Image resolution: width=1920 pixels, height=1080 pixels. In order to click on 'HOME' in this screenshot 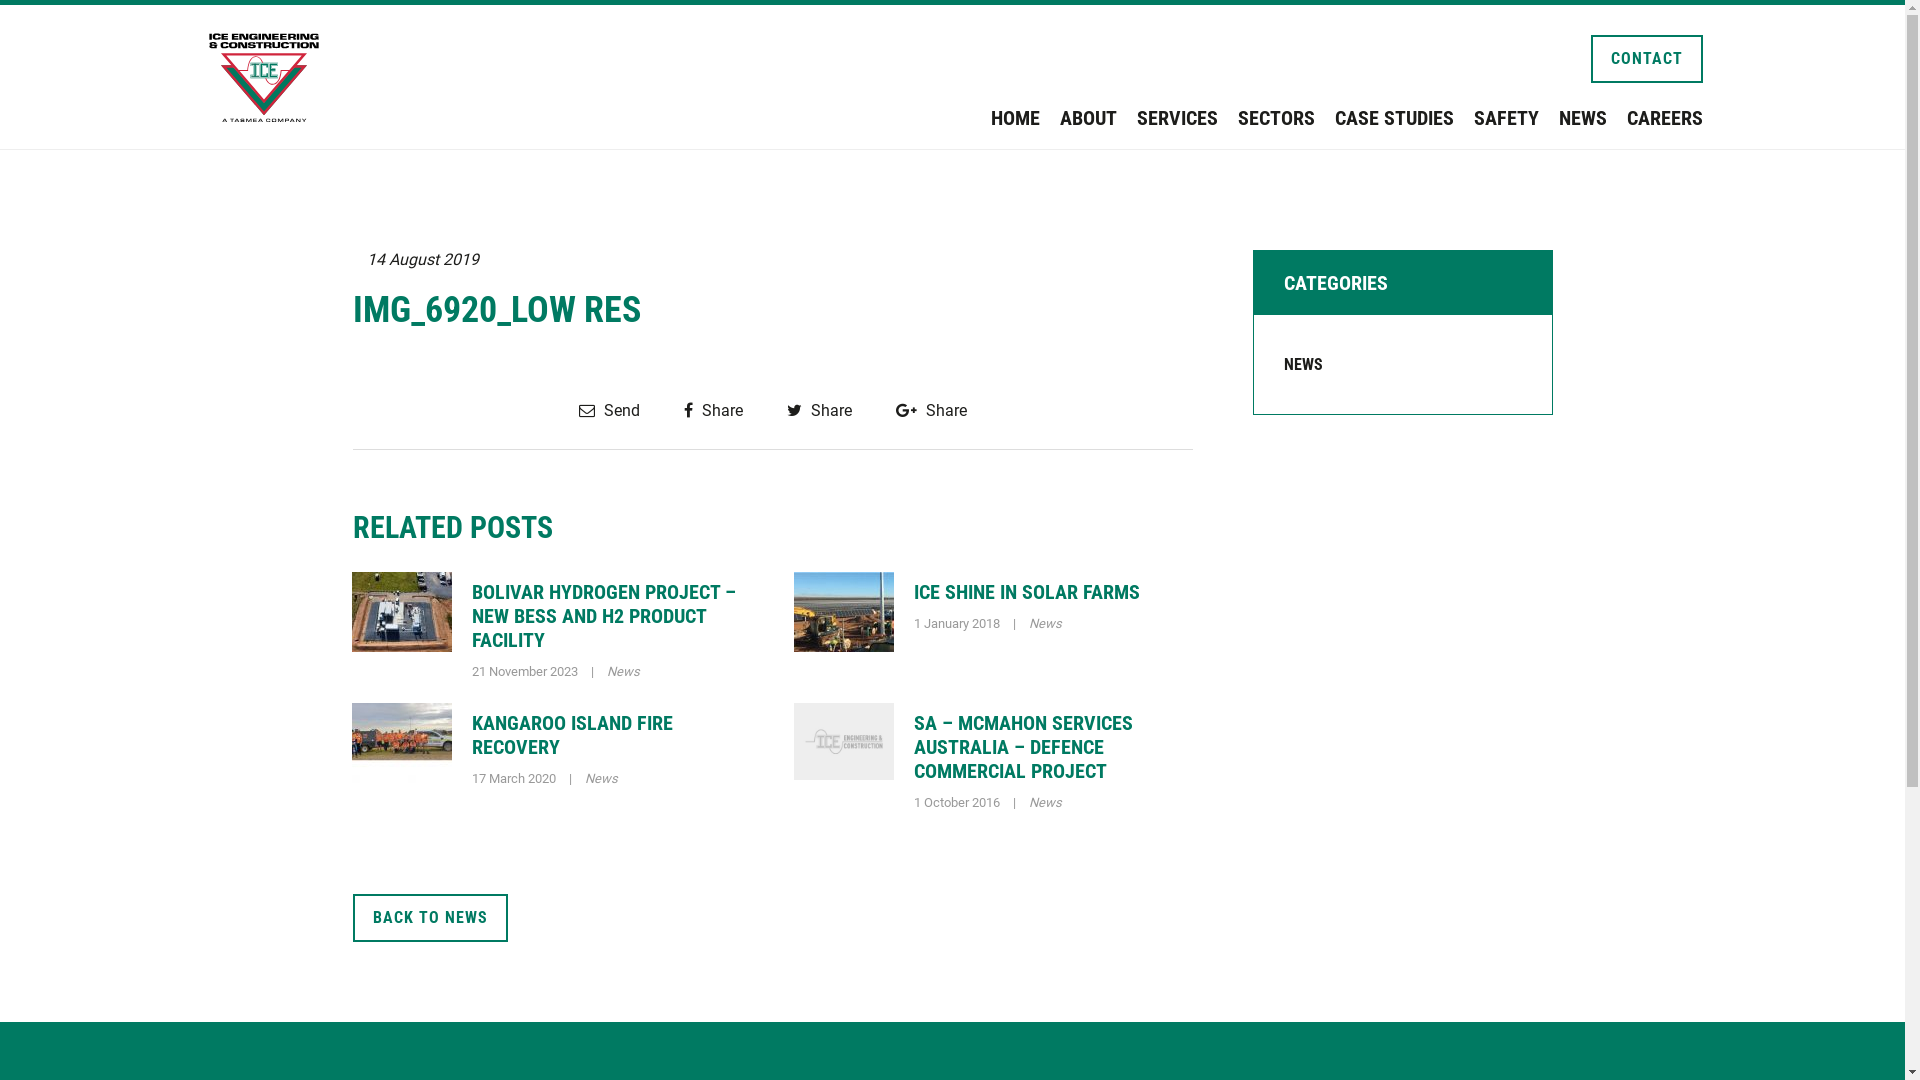, I will do `click(1014, 118)`.